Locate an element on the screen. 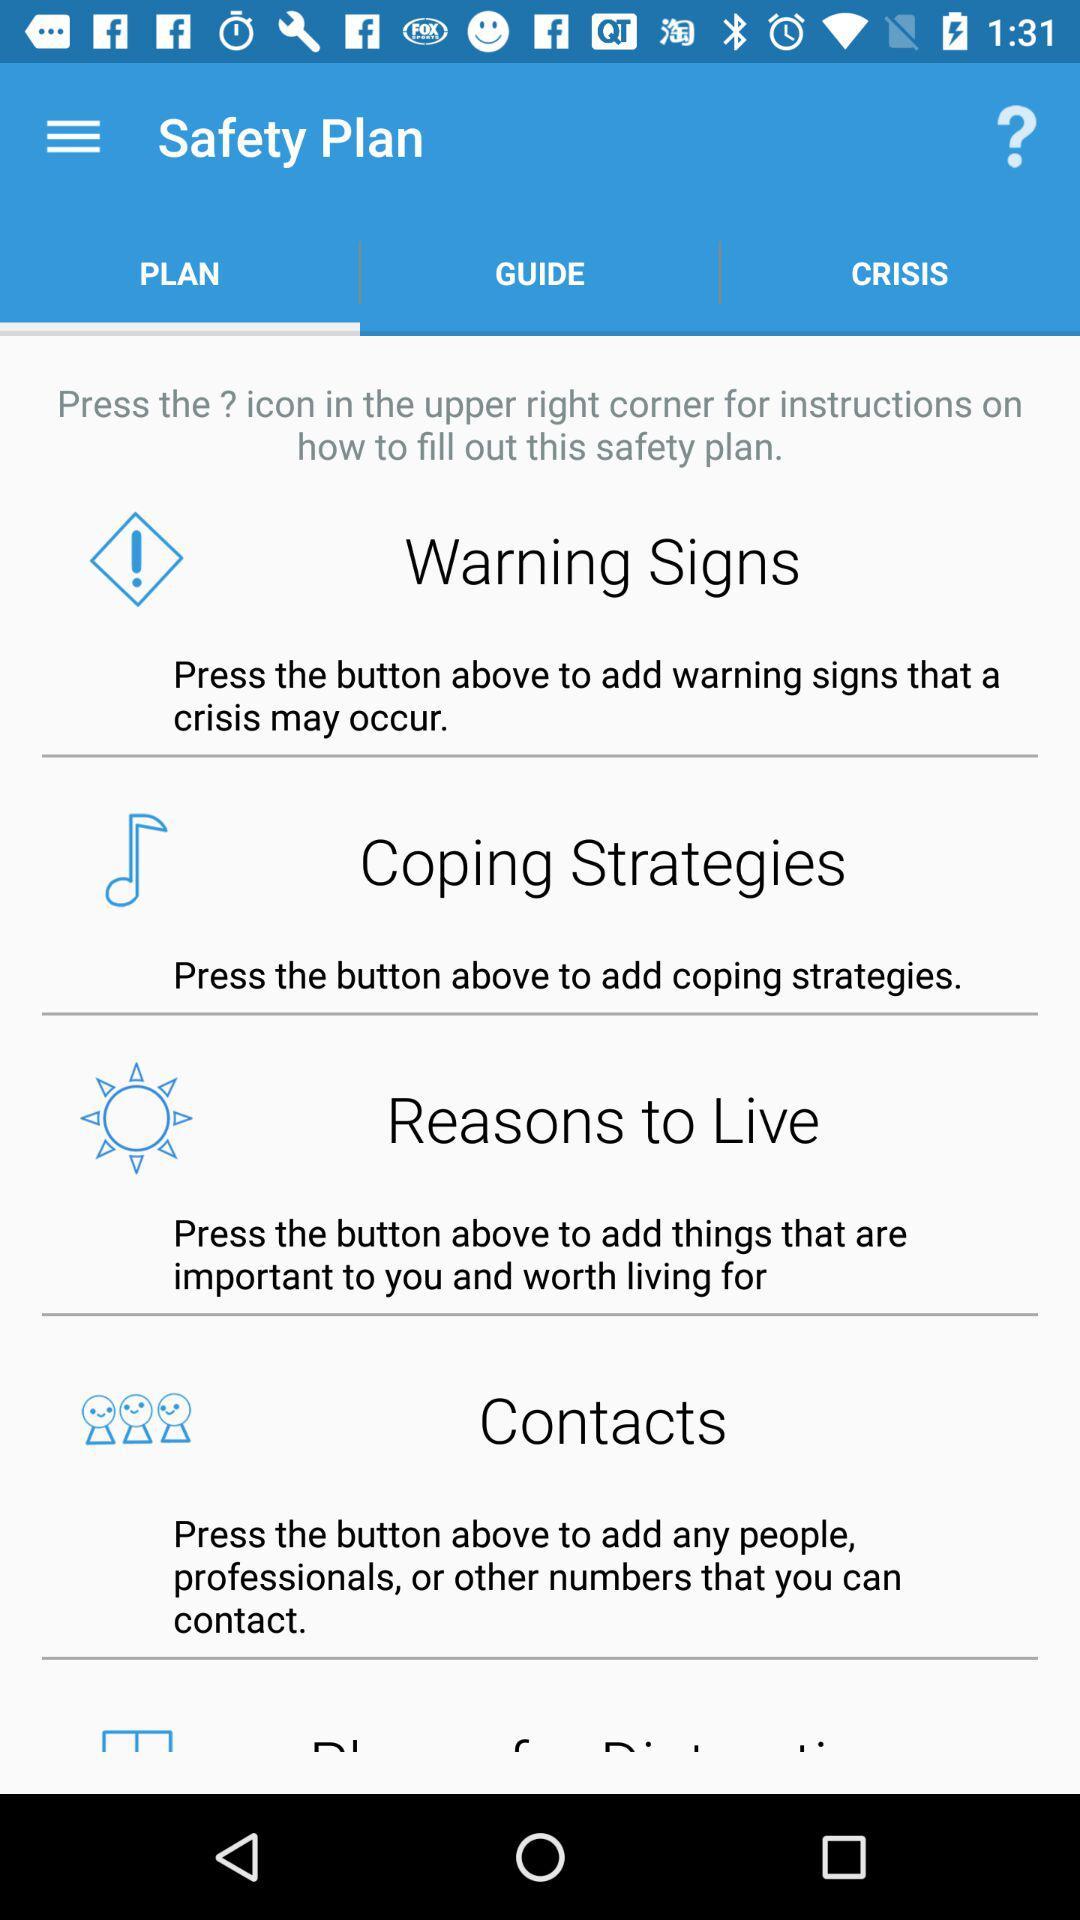 The image size is (1080, 1920). item to the left of the crisis app is located at coordinates (540, 272).